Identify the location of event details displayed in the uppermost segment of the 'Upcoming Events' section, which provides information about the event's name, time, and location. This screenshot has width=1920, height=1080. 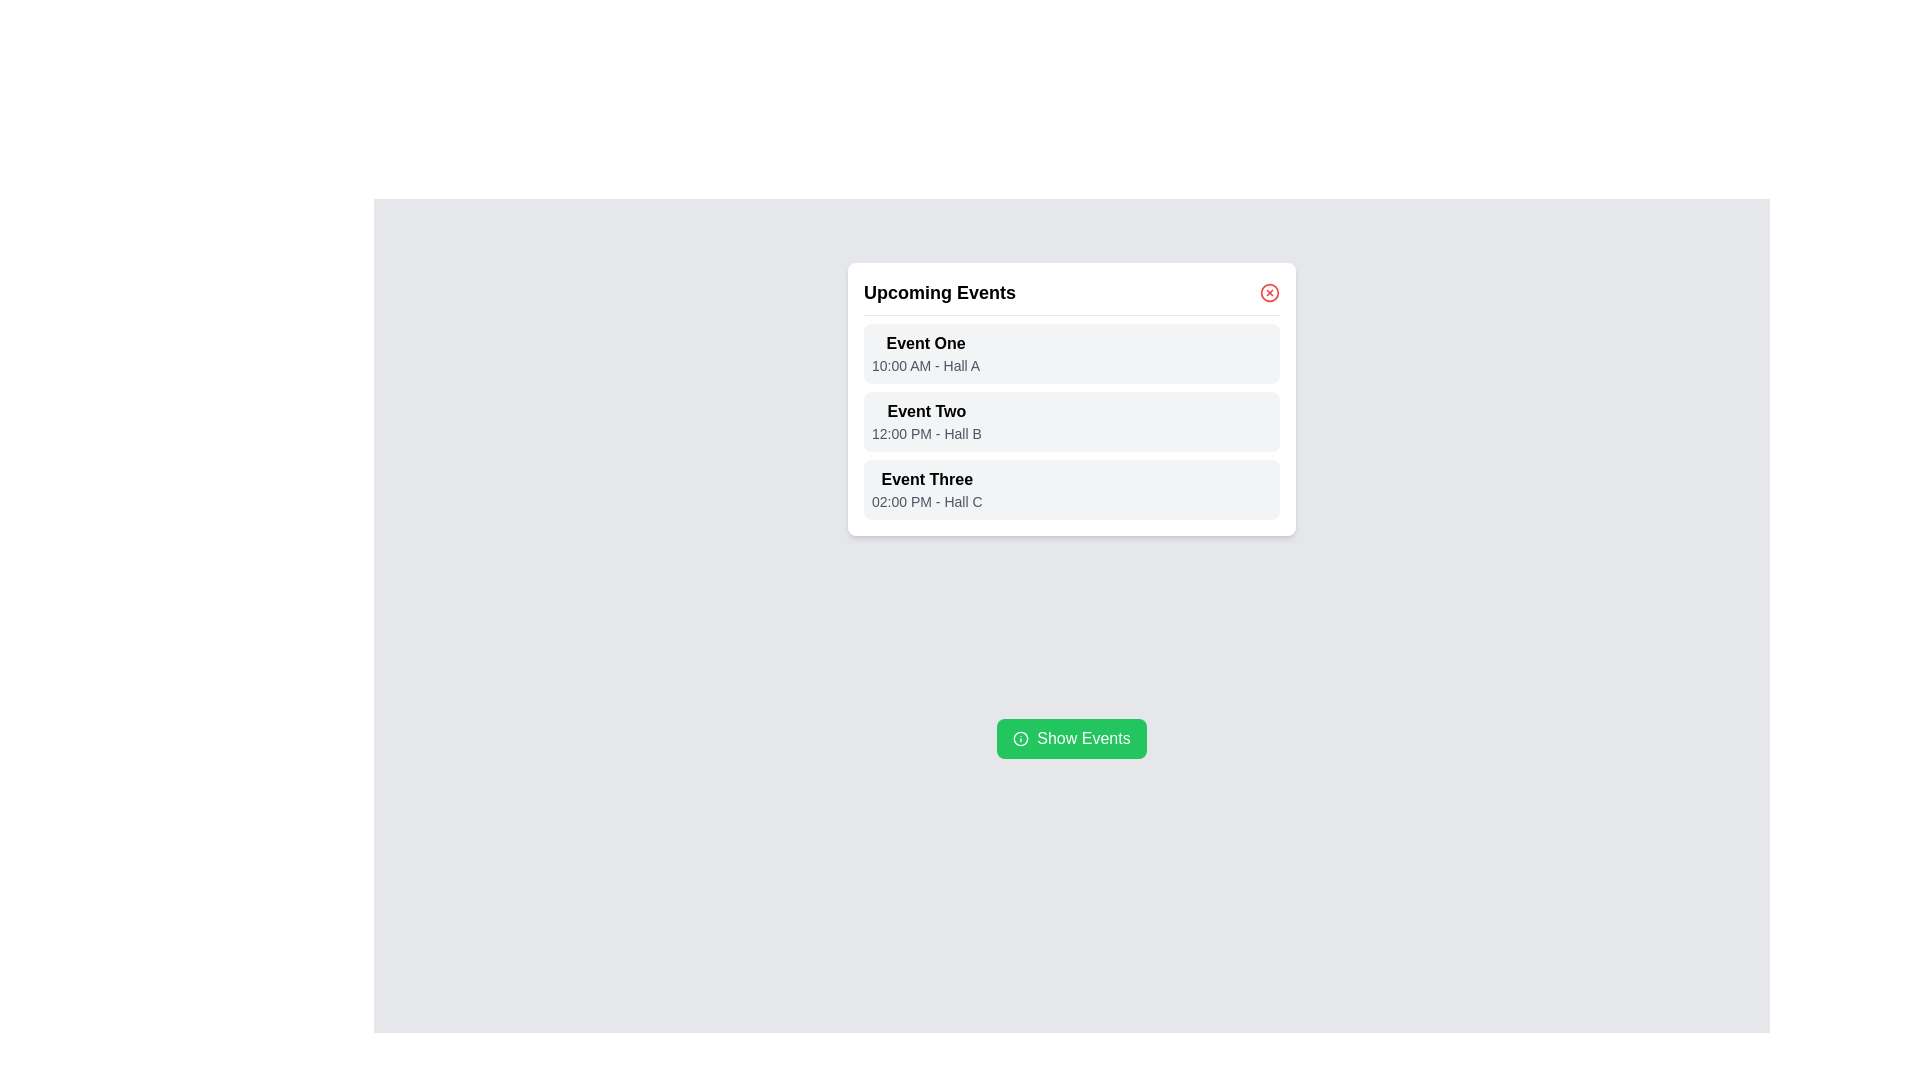
(925, 353).